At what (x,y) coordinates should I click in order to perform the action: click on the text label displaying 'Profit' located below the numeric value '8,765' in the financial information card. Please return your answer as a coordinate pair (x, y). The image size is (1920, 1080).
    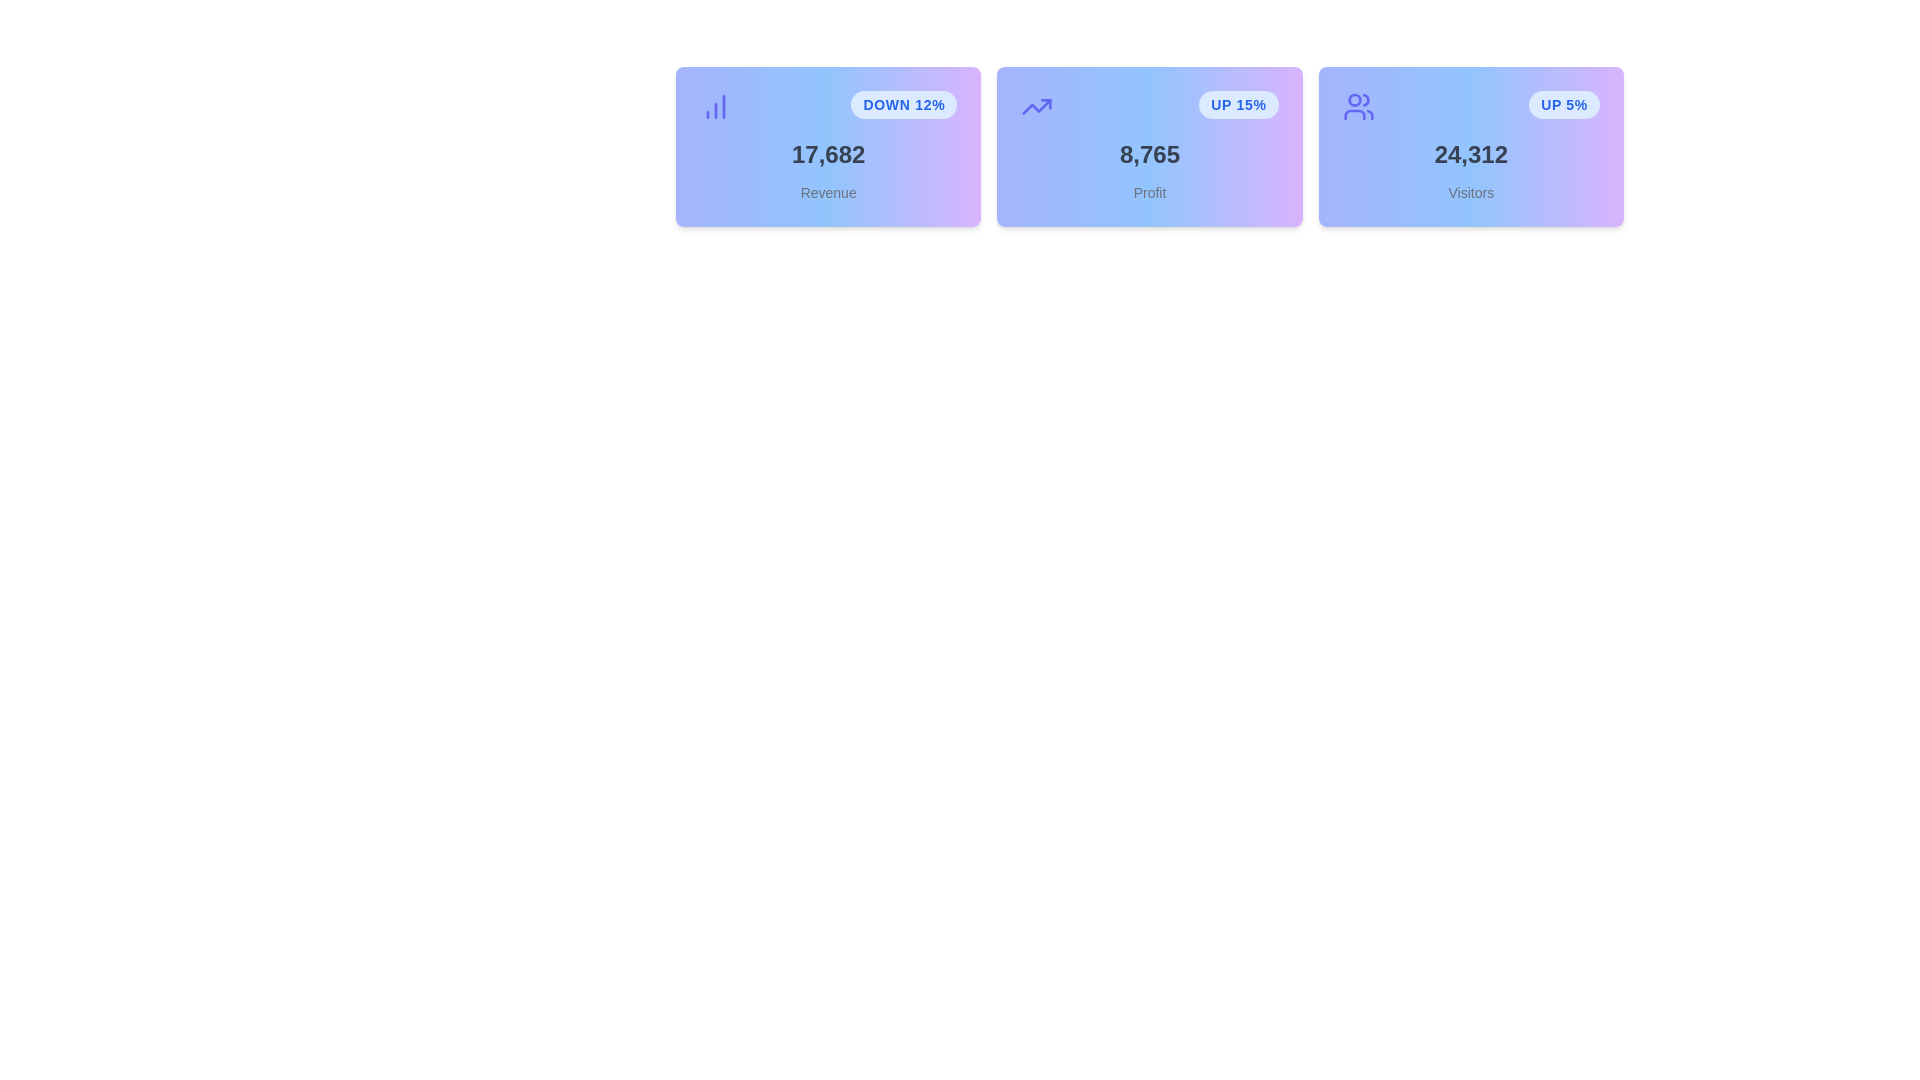
    Looking at the image, I should click on (1150, 192).